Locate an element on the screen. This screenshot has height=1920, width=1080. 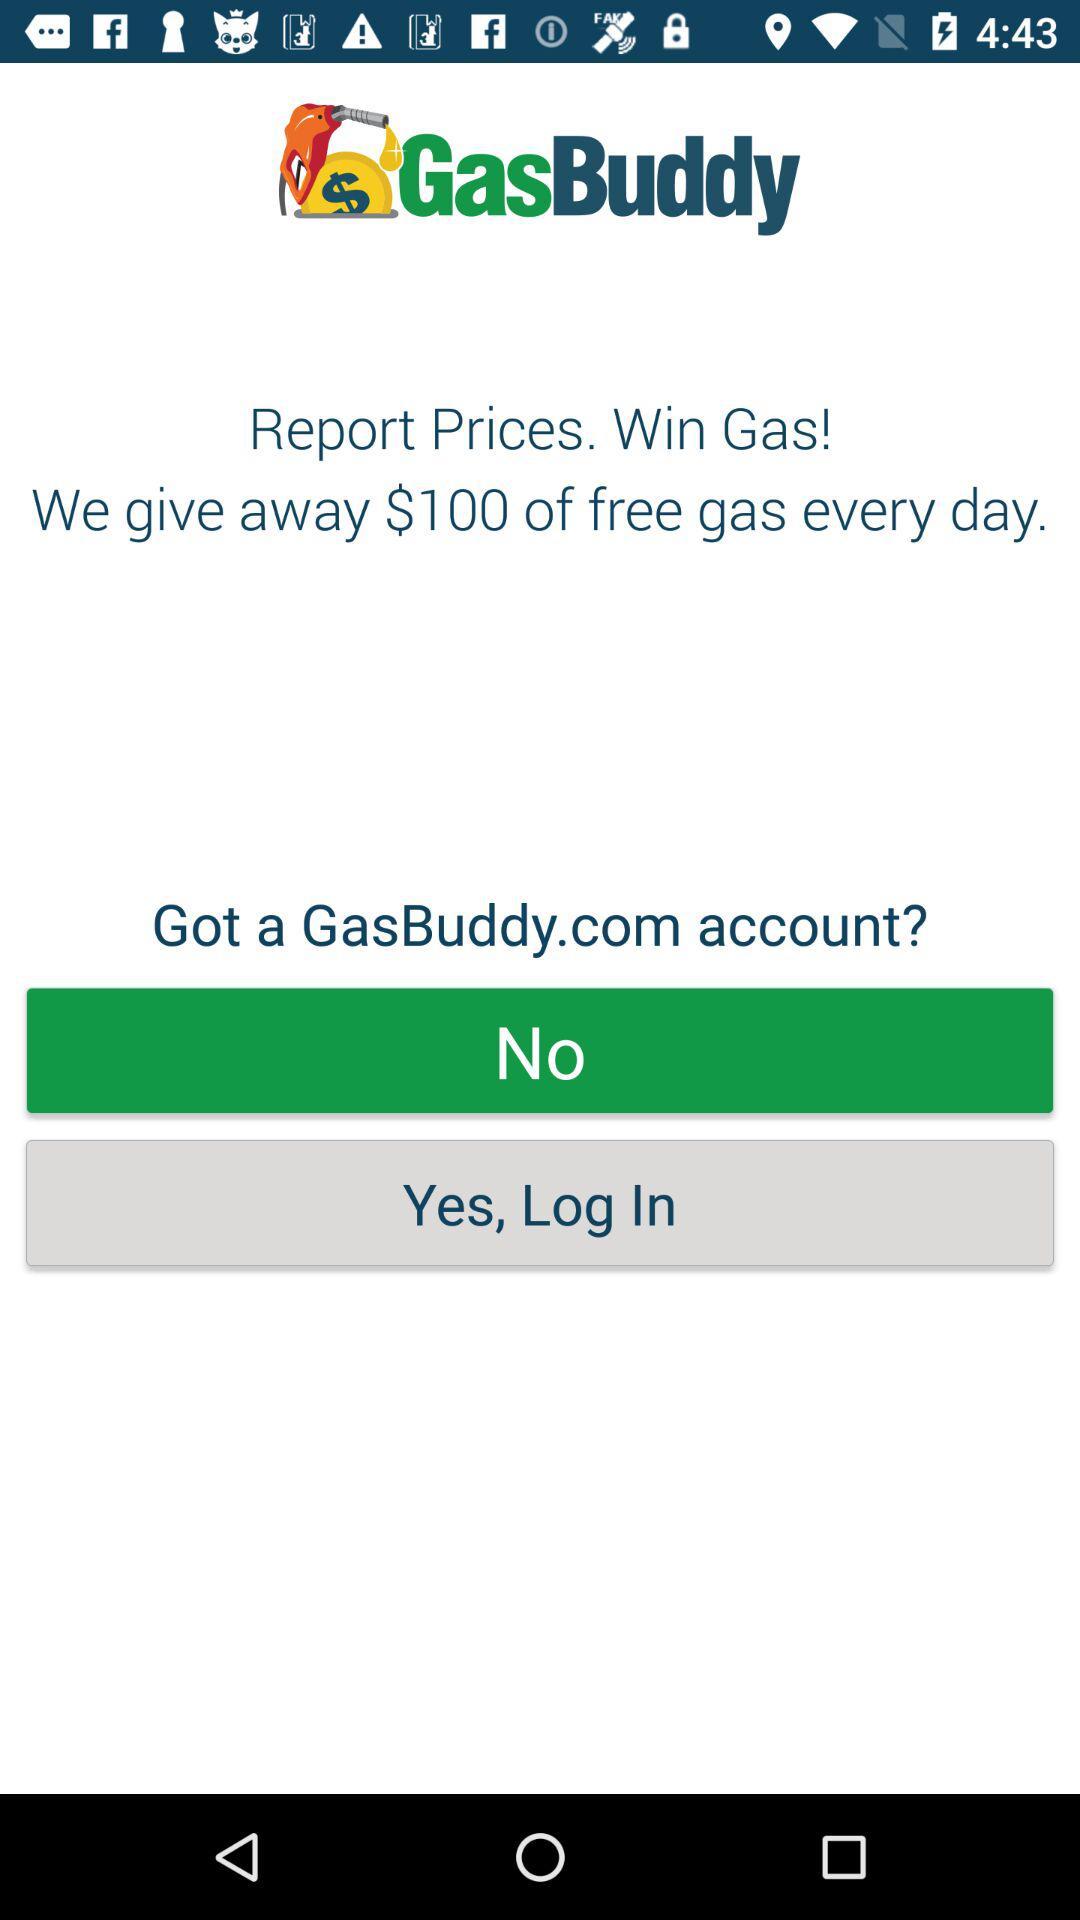
icon below got a gasbuddy icon is located at coordinates (540, 1049).